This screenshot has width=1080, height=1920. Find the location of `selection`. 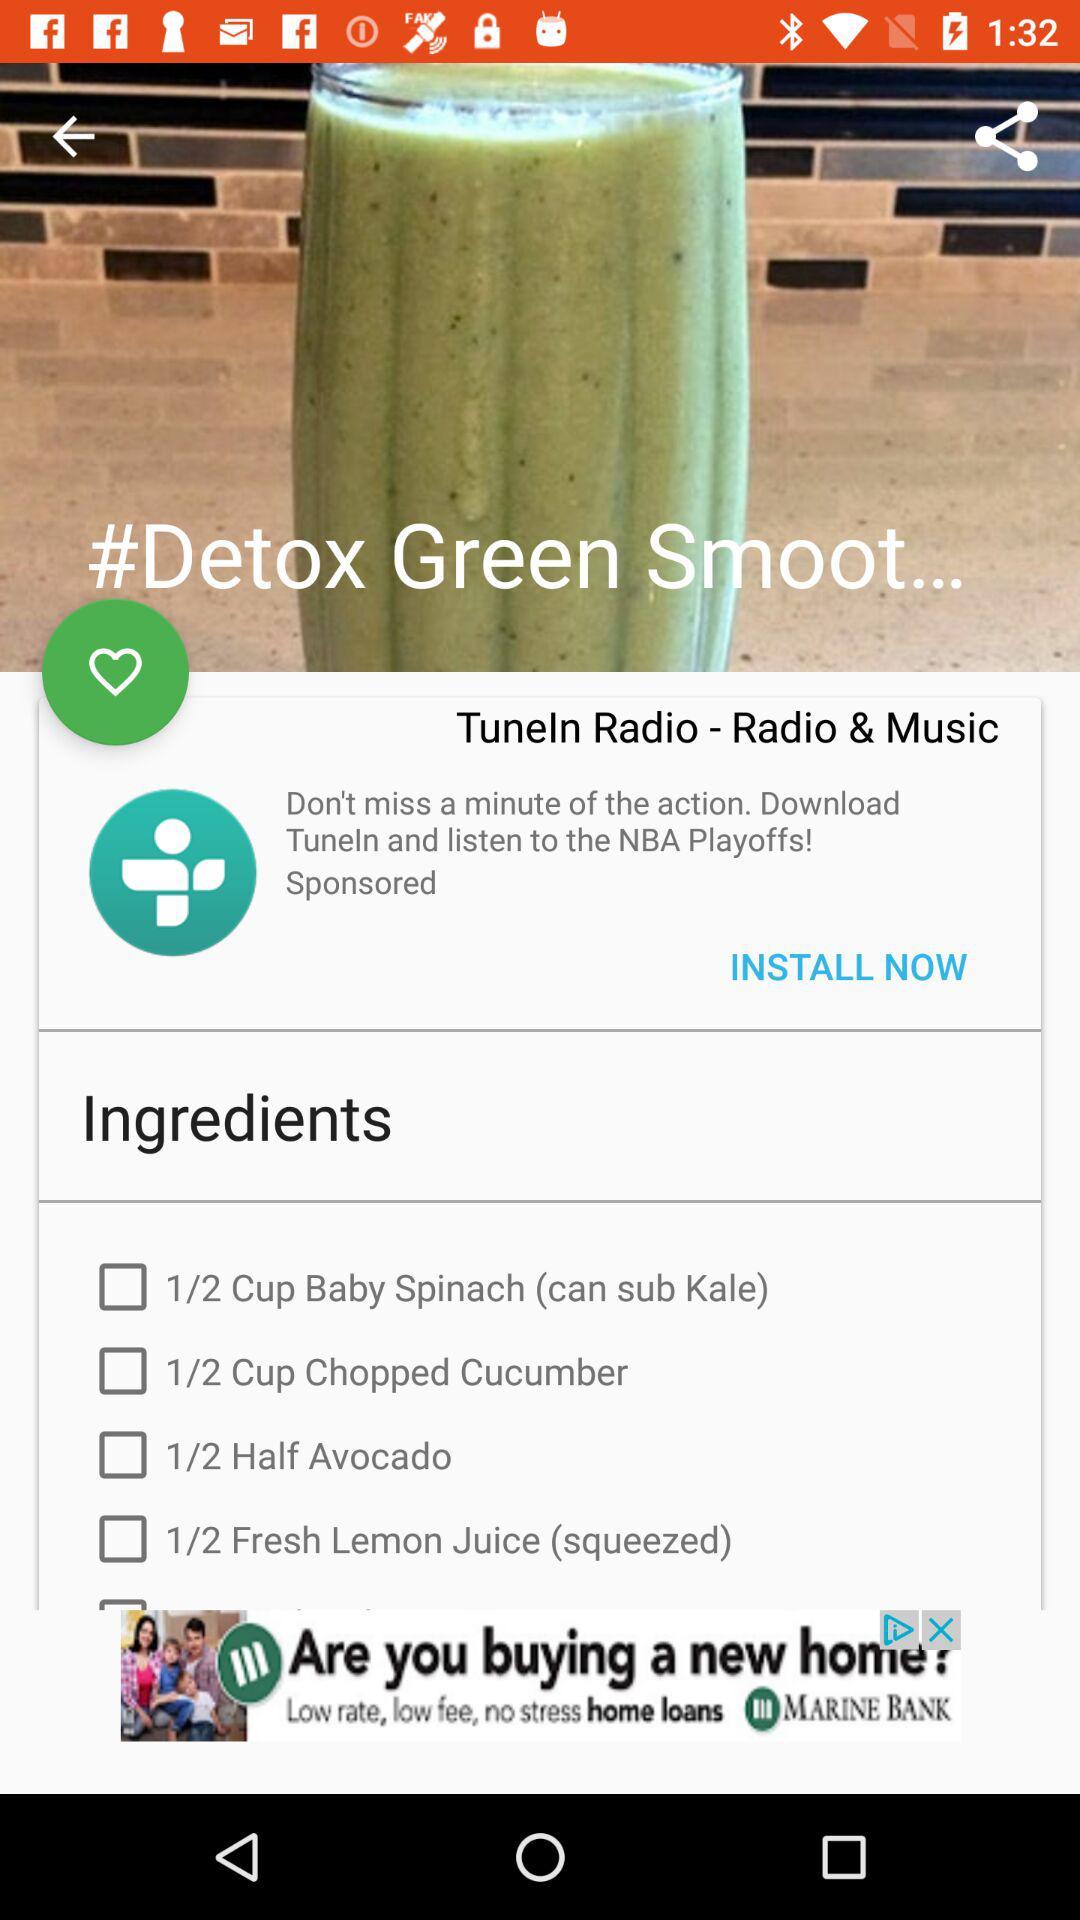

selection is located at coordinates (115, 672).